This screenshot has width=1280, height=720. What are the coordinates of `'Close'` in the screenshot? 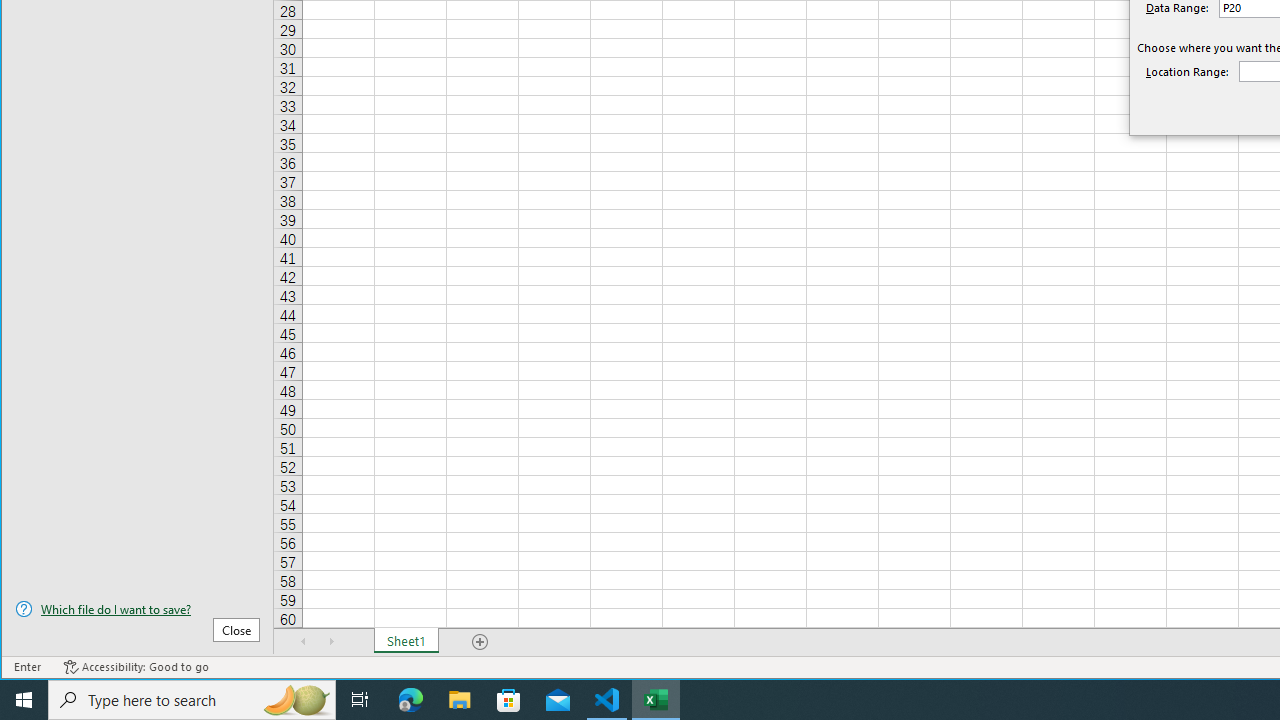 It's located at (236, 630).